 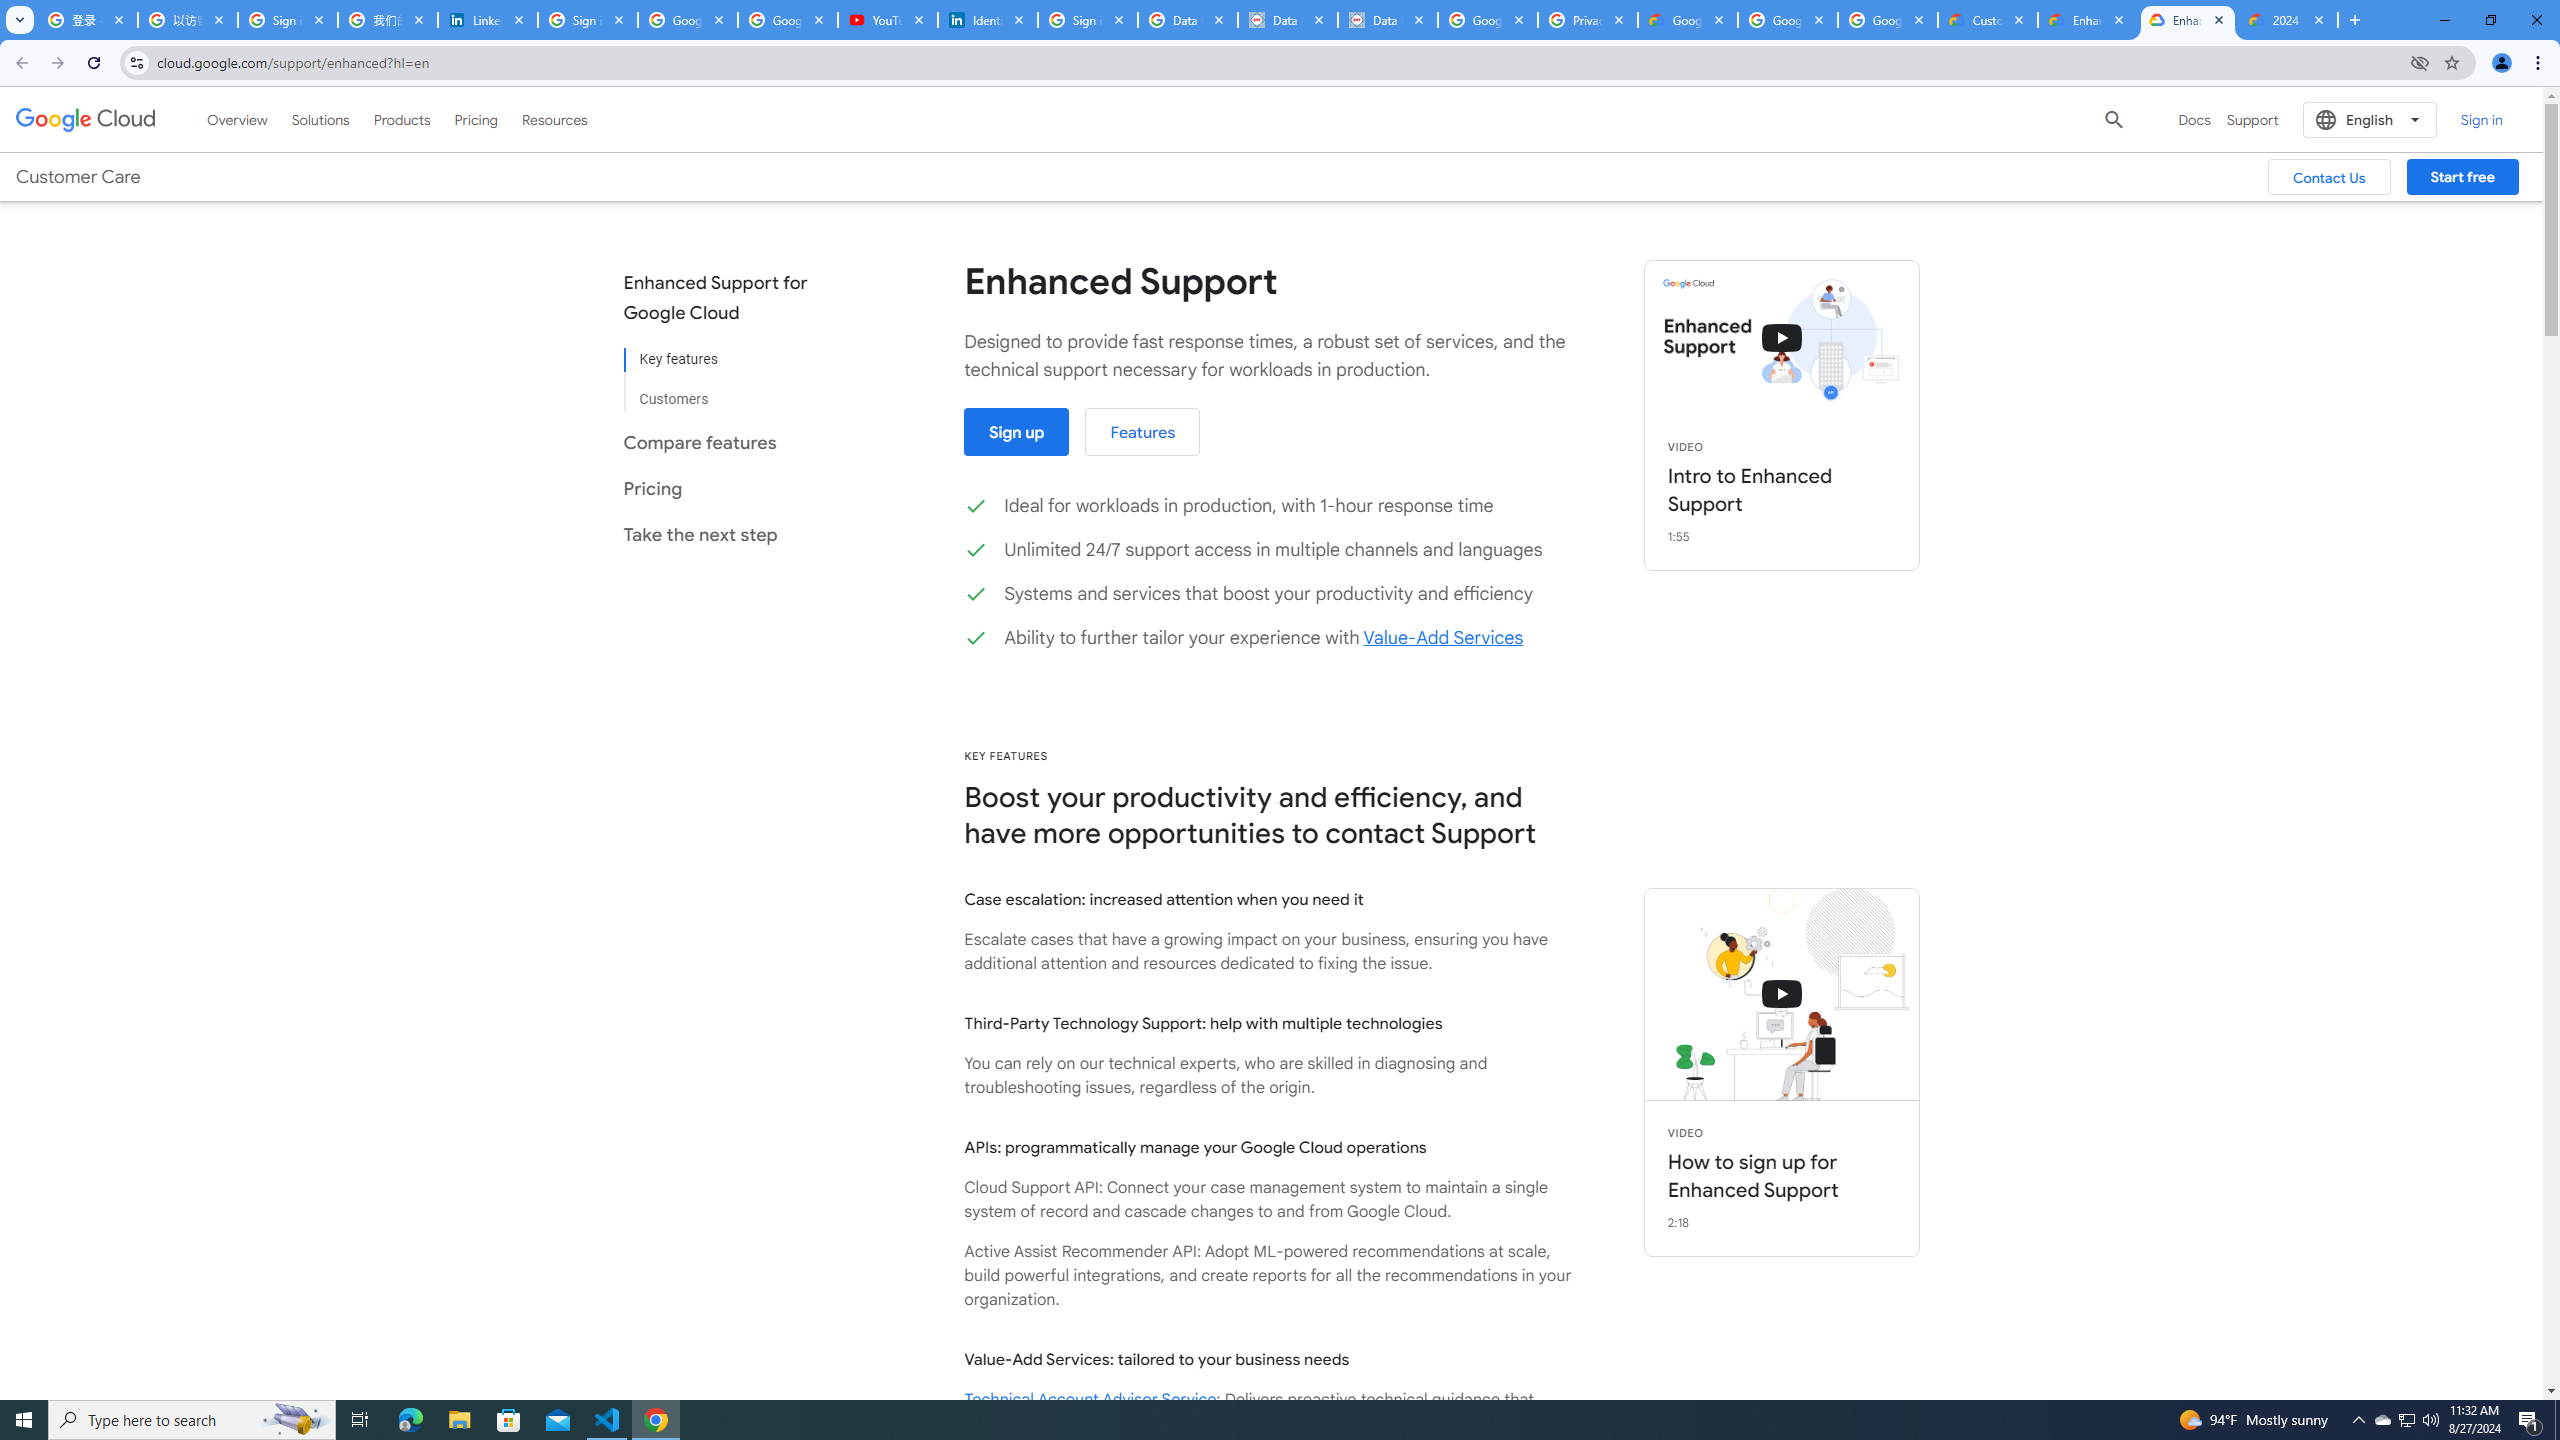 I want to click on 'Google Cloud', so click(x=85, y=118).